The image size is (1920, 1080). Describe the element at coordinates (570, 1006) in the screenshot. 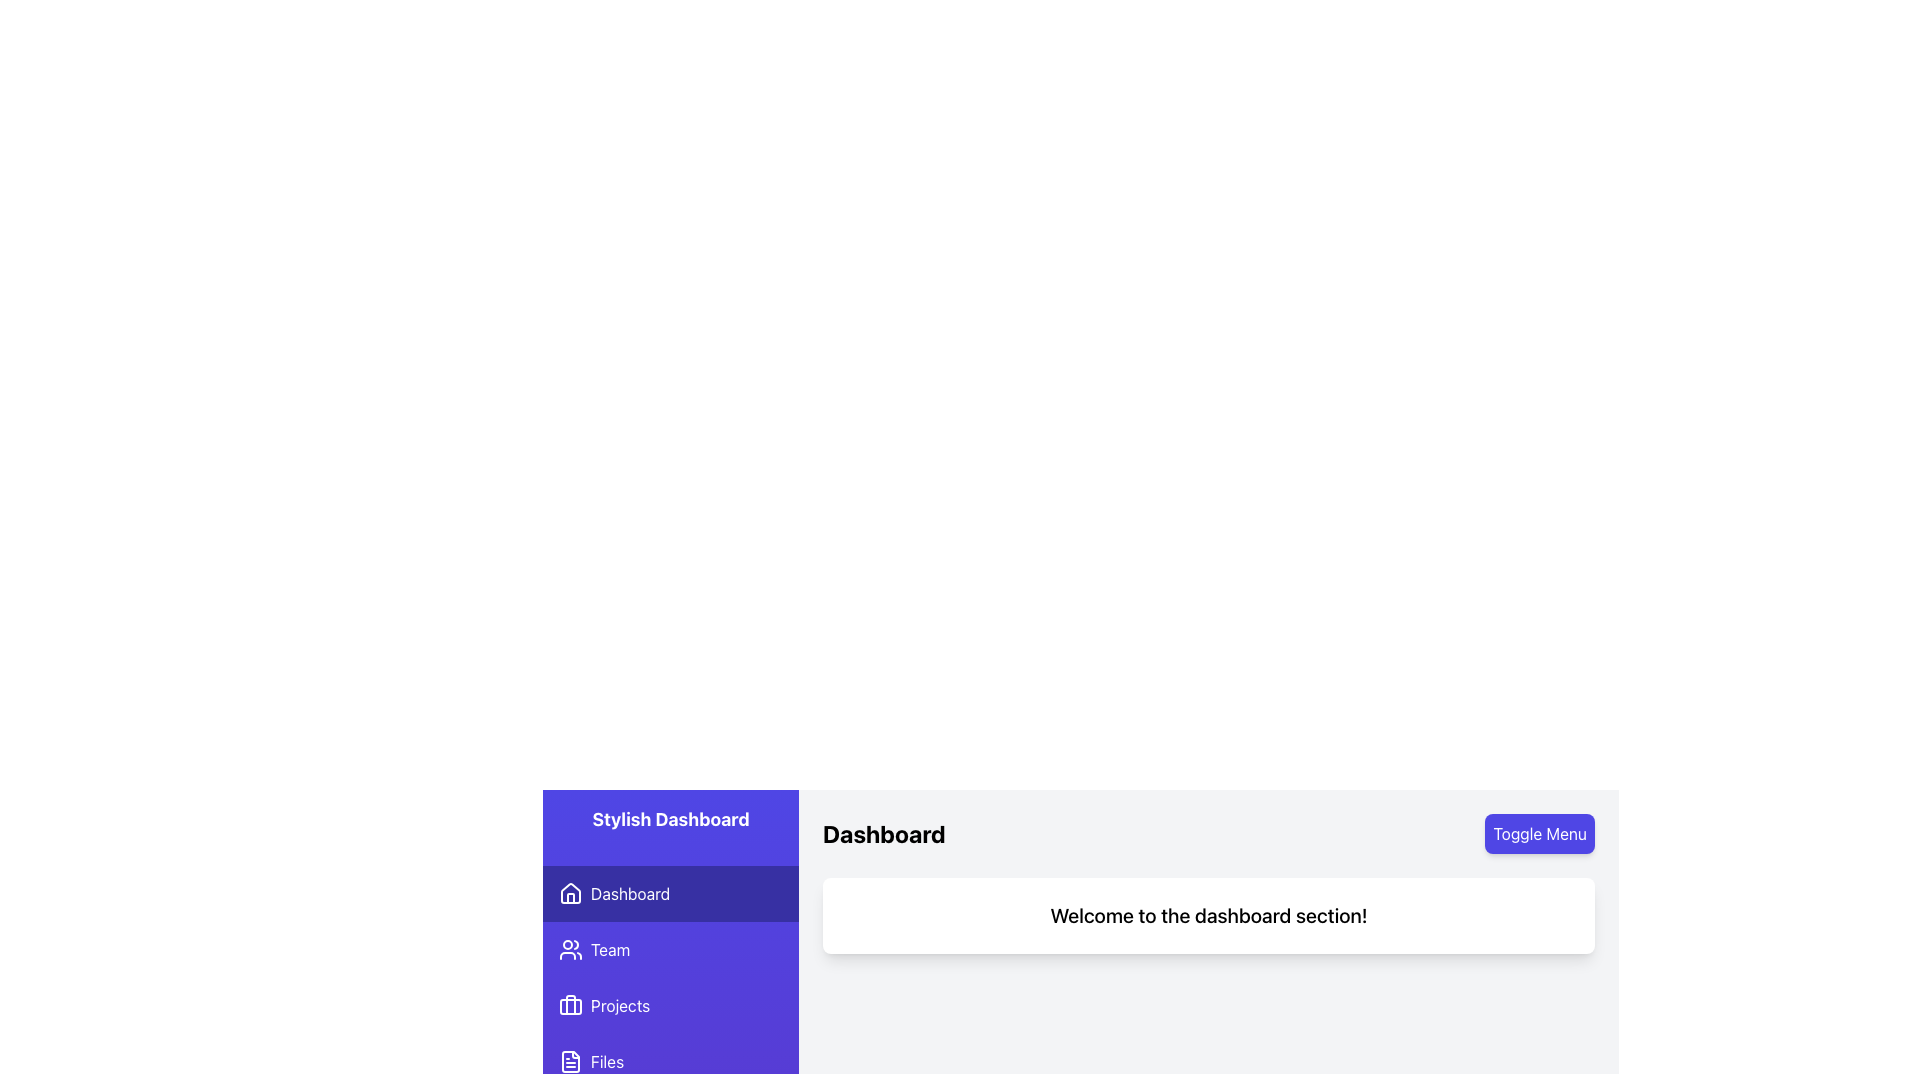

I see `the purple briefcase icon in the Projects menu item located in the sidebar` at that location.